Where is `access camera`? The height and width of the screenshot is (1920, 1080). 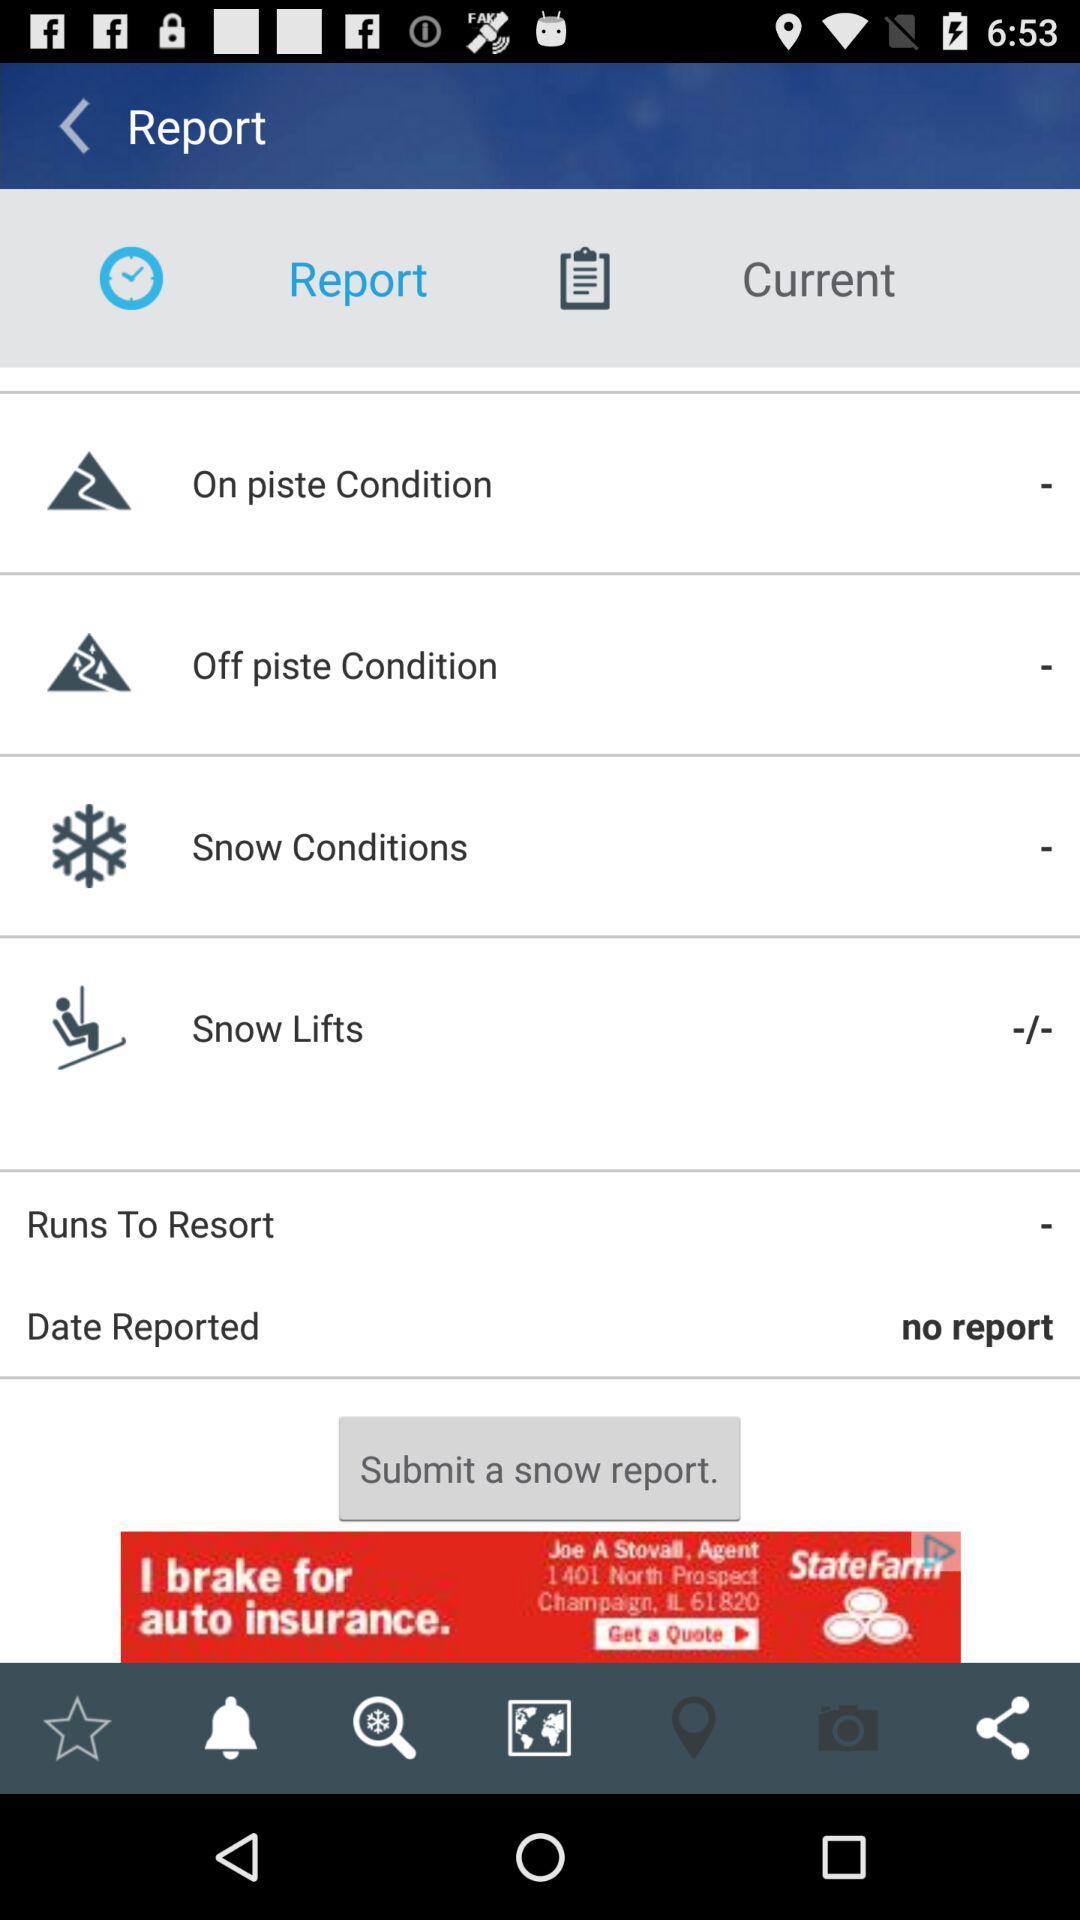 access camera is located at coordinates (848, 1727).